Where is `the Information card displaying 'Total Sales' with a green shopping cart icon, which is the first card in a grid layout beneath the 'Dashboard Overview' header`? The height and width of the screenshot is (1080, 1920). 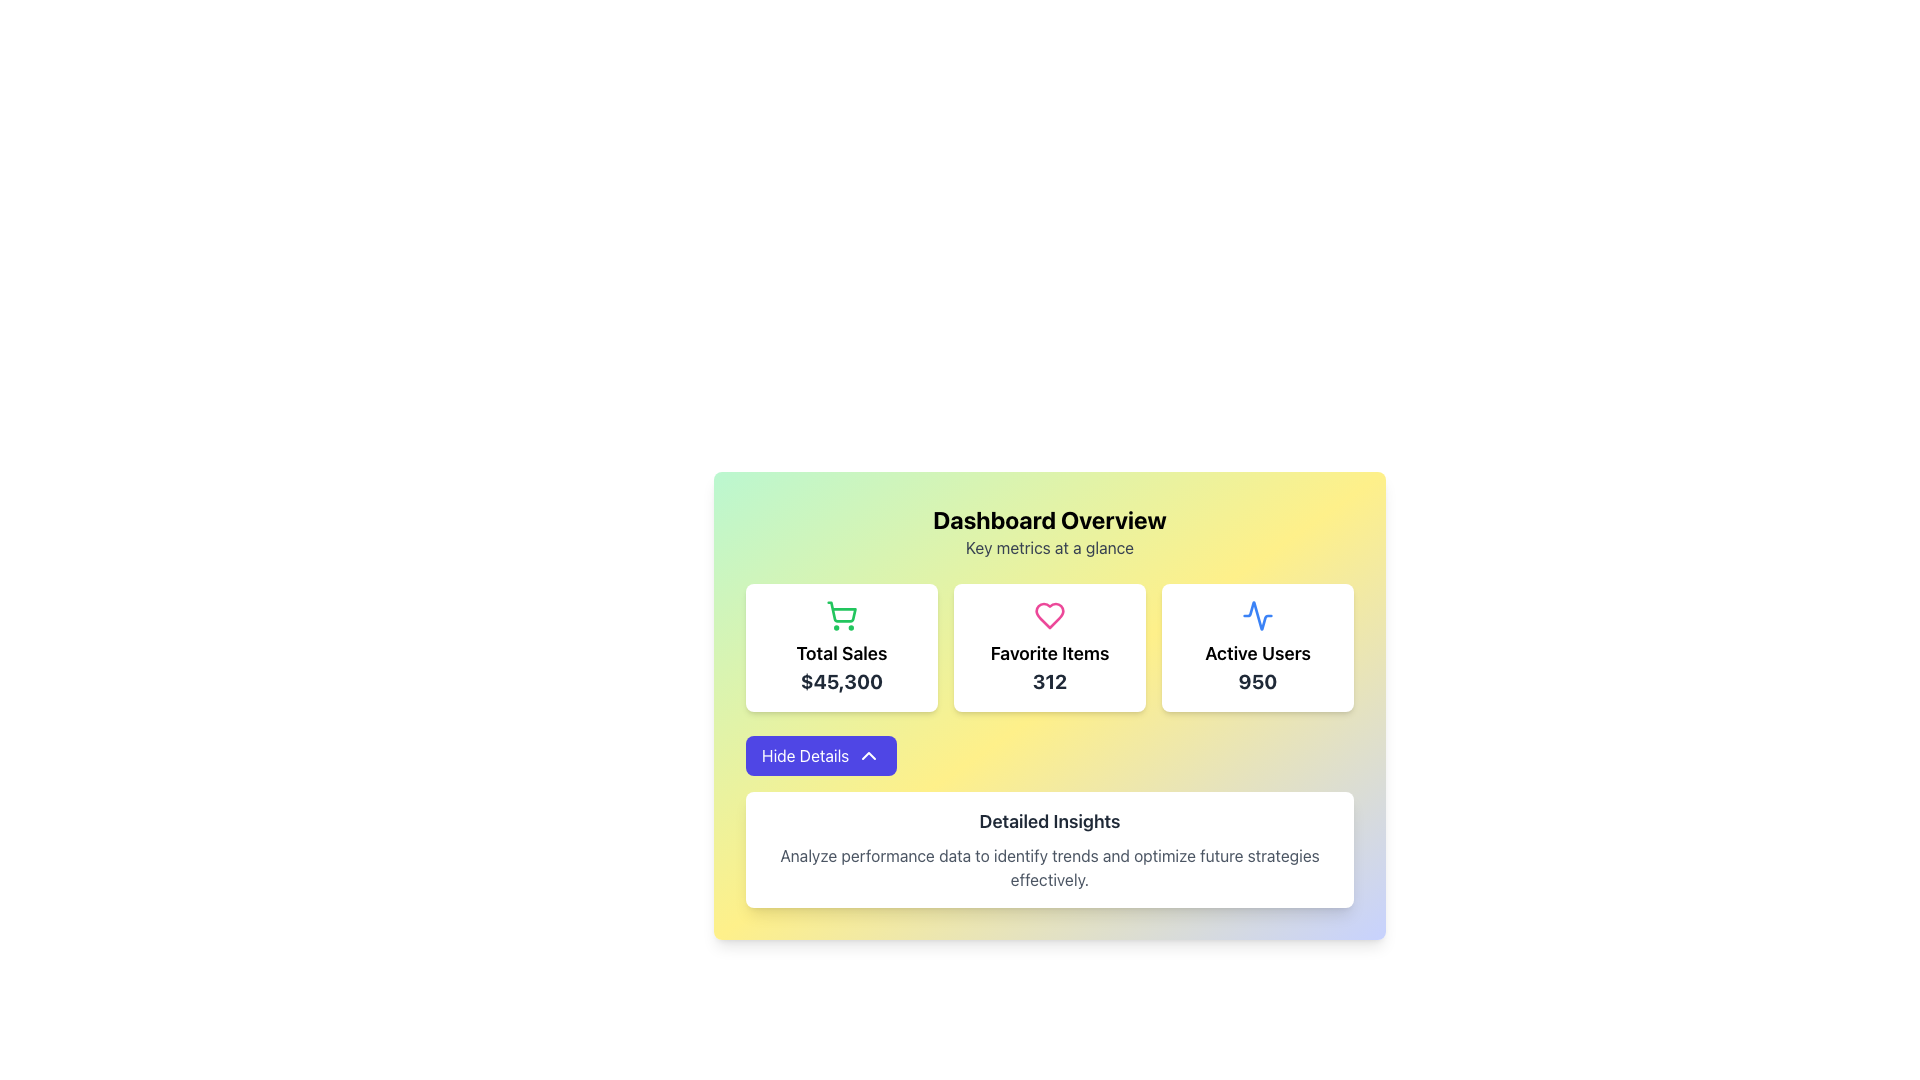
the Information card displaying 'Total Sales' with a green shopping cart icon, which is the first card in a grid layout beneath the 'Dashboard Overview' header is located at coordinates (841, 648).